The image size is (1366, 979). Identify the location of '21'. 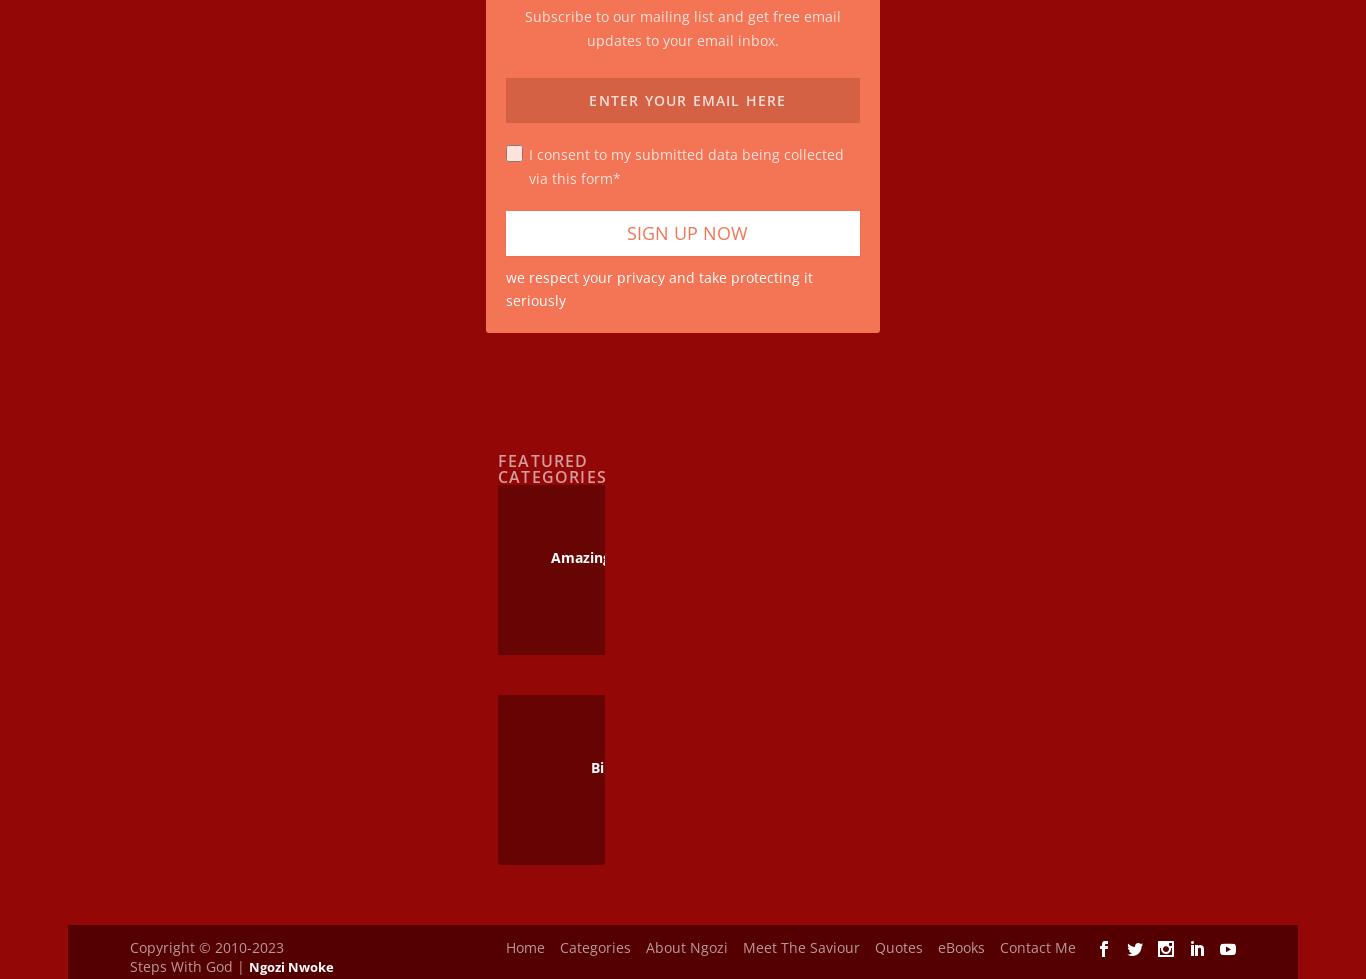
(603, 567).